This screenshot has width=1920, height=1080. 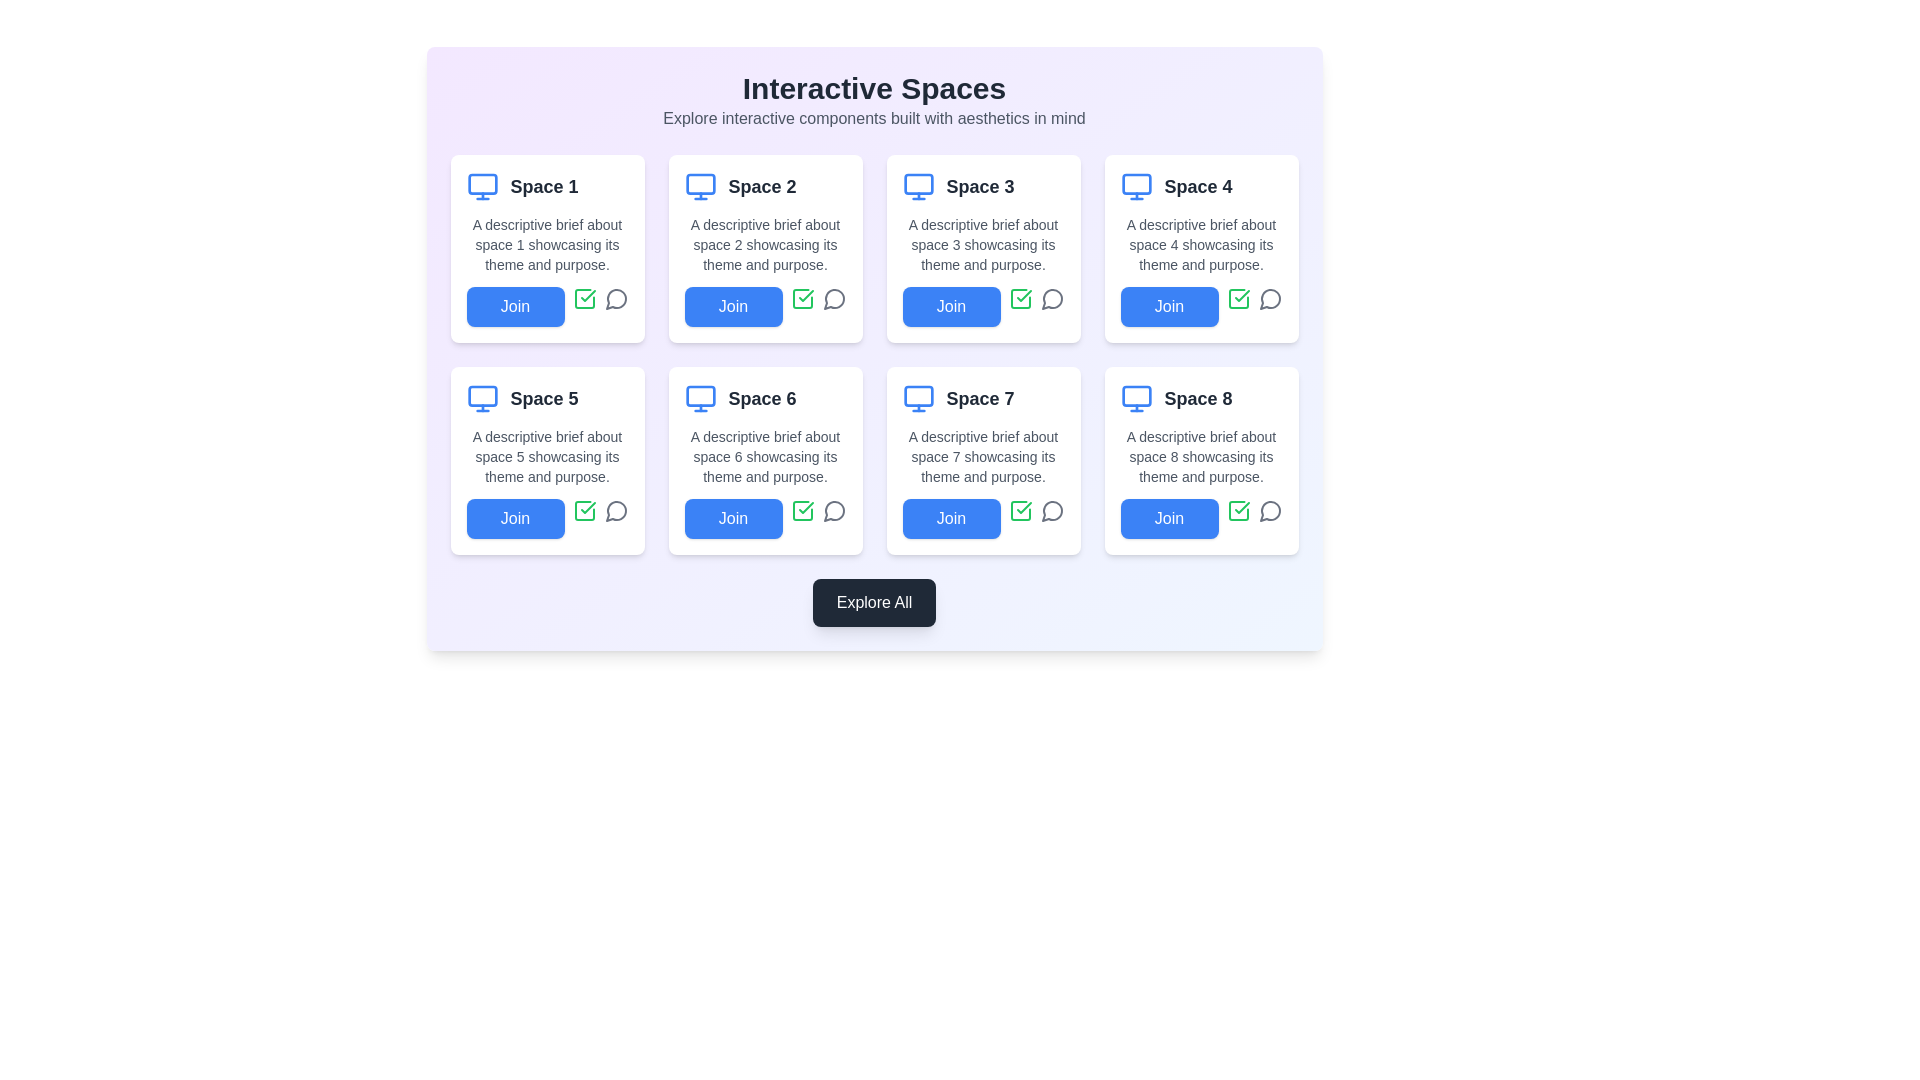 What do you see at coordinates (1269, 299) in the screenshot?
I see `the circular speech bubble icon used for messaging or commenting functionality, which is located in the action panel below 'Space 4'` at bounding box center [1269, 299].